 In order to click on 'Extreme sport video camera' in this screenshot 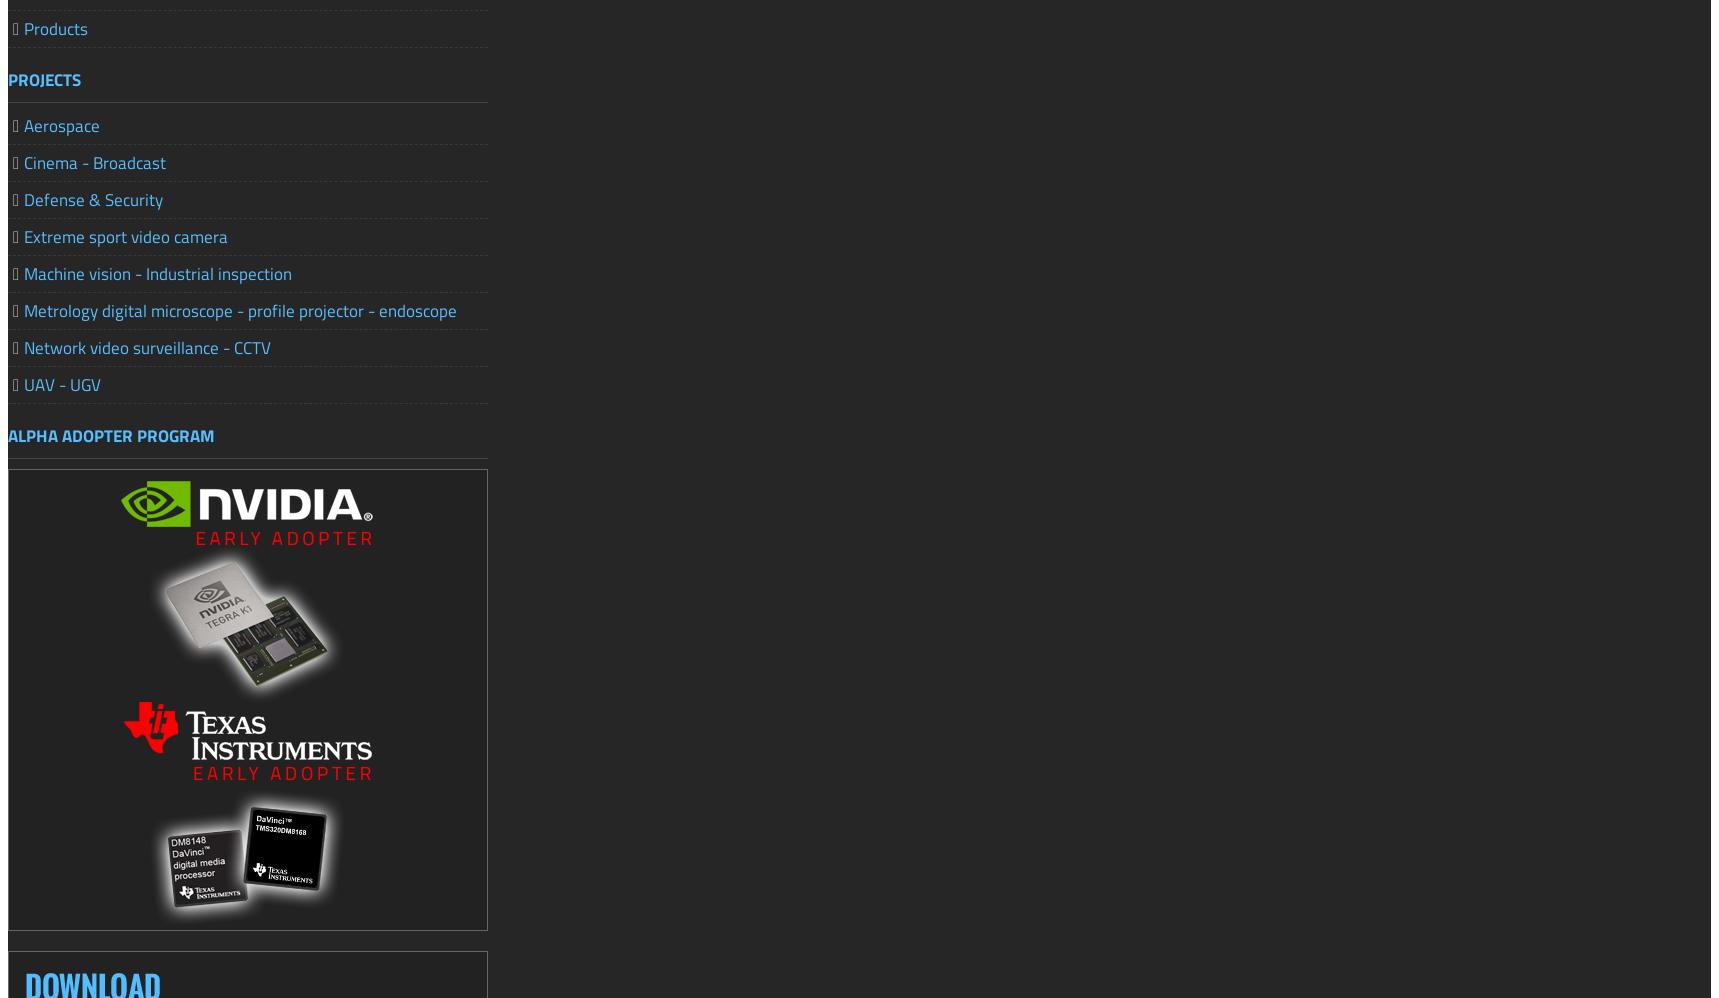, I will do `click(23, 236)`.